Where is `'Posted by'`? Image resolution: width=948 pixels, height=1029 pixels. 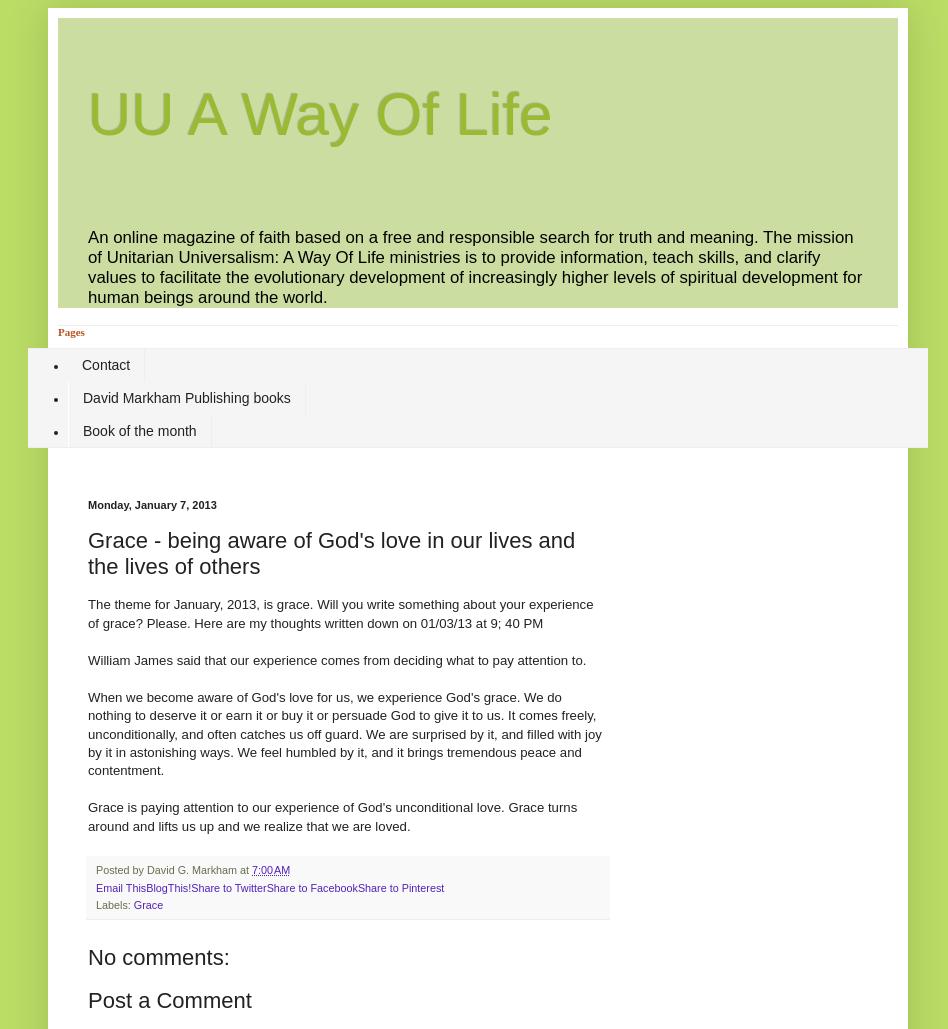 'Posted by' is located at coordinates (120, 869).